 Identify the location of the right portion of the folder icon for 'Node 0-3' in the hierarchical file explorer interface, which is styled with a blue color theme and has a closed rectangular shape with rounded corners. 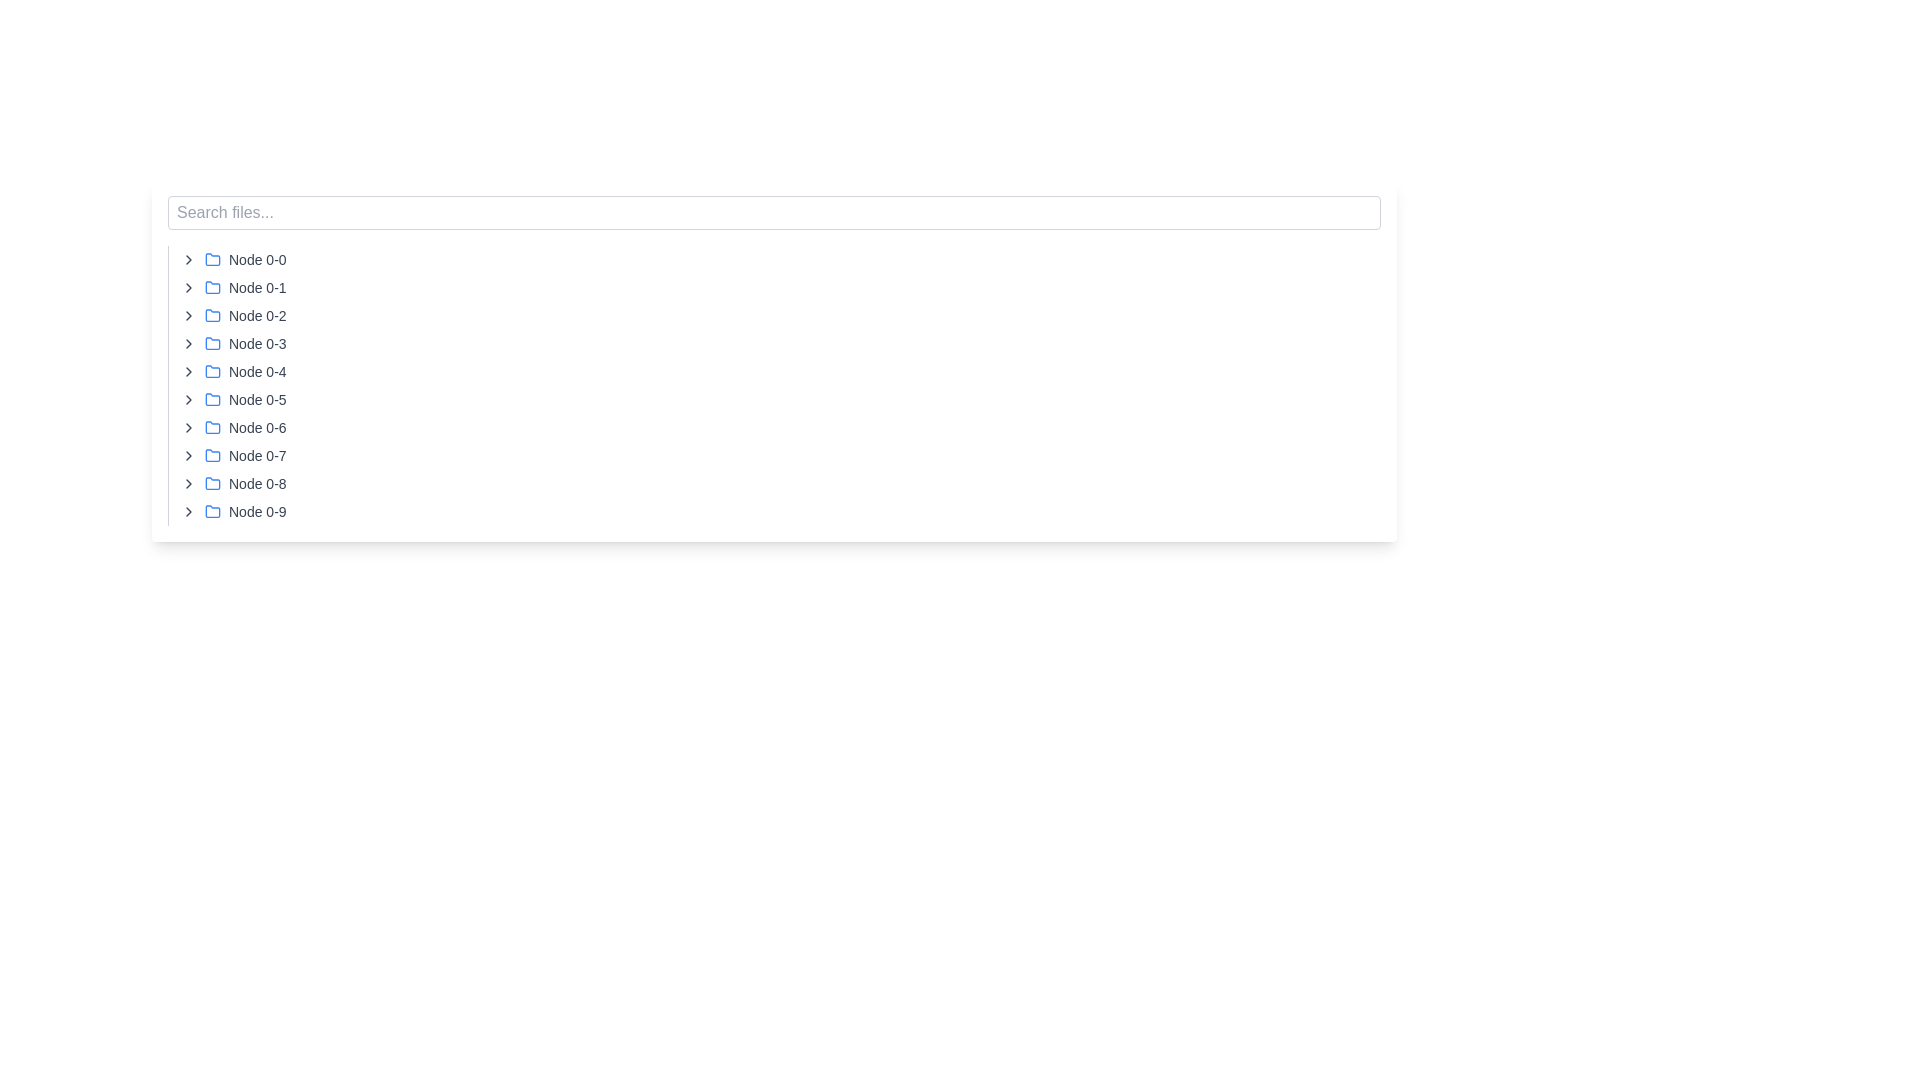
(212, 342).